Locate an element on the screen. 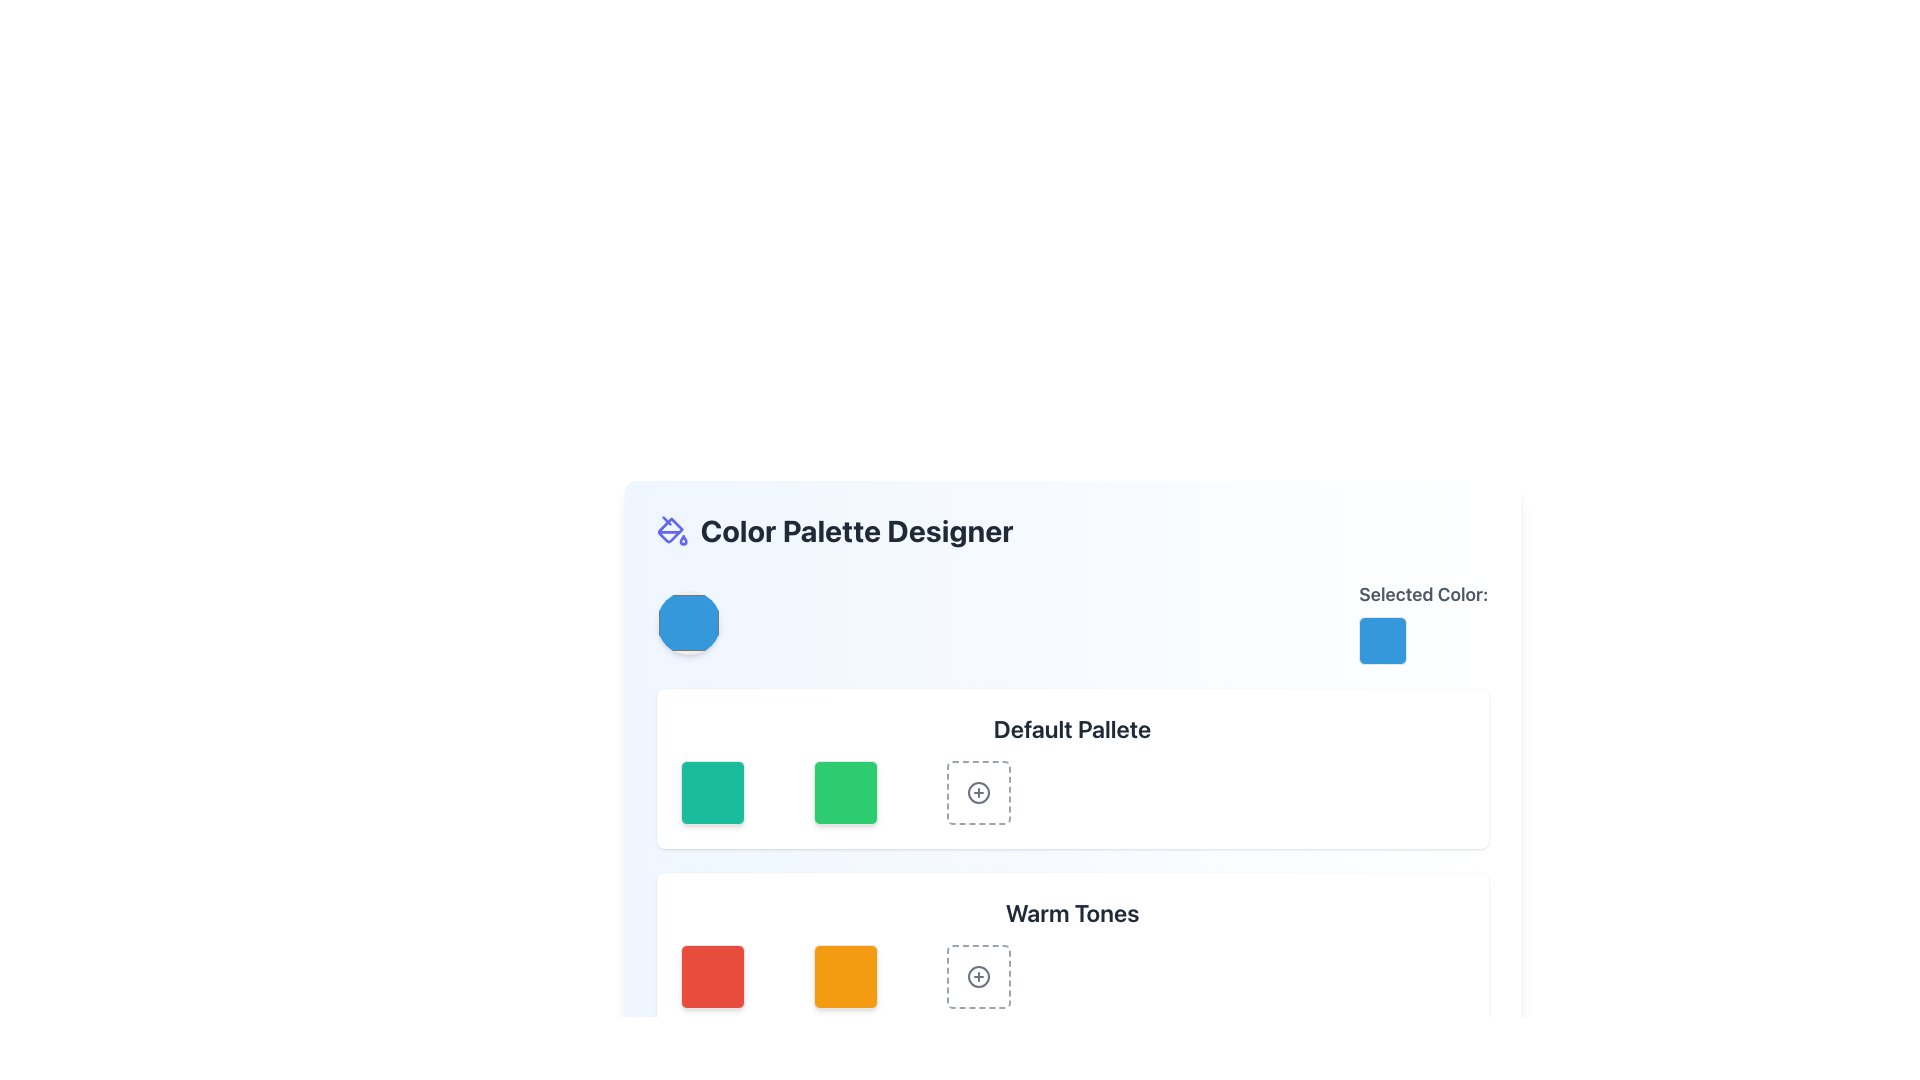  the text label displaying 'Selected Color:' which is styled in bold gray font and positioned above a colored square in the top-right section of the interface is located at coordinates (1422, 593).